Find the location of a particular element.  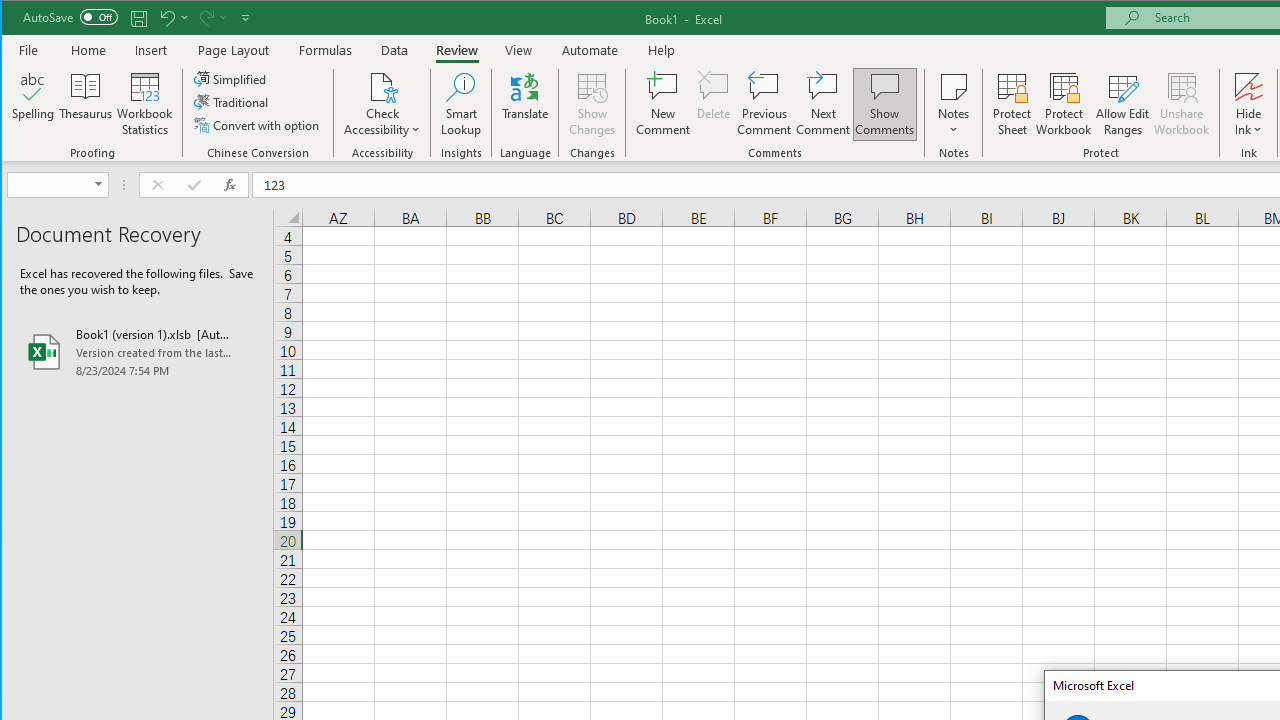

'Next Comment' is located at coordinates (823, 104).